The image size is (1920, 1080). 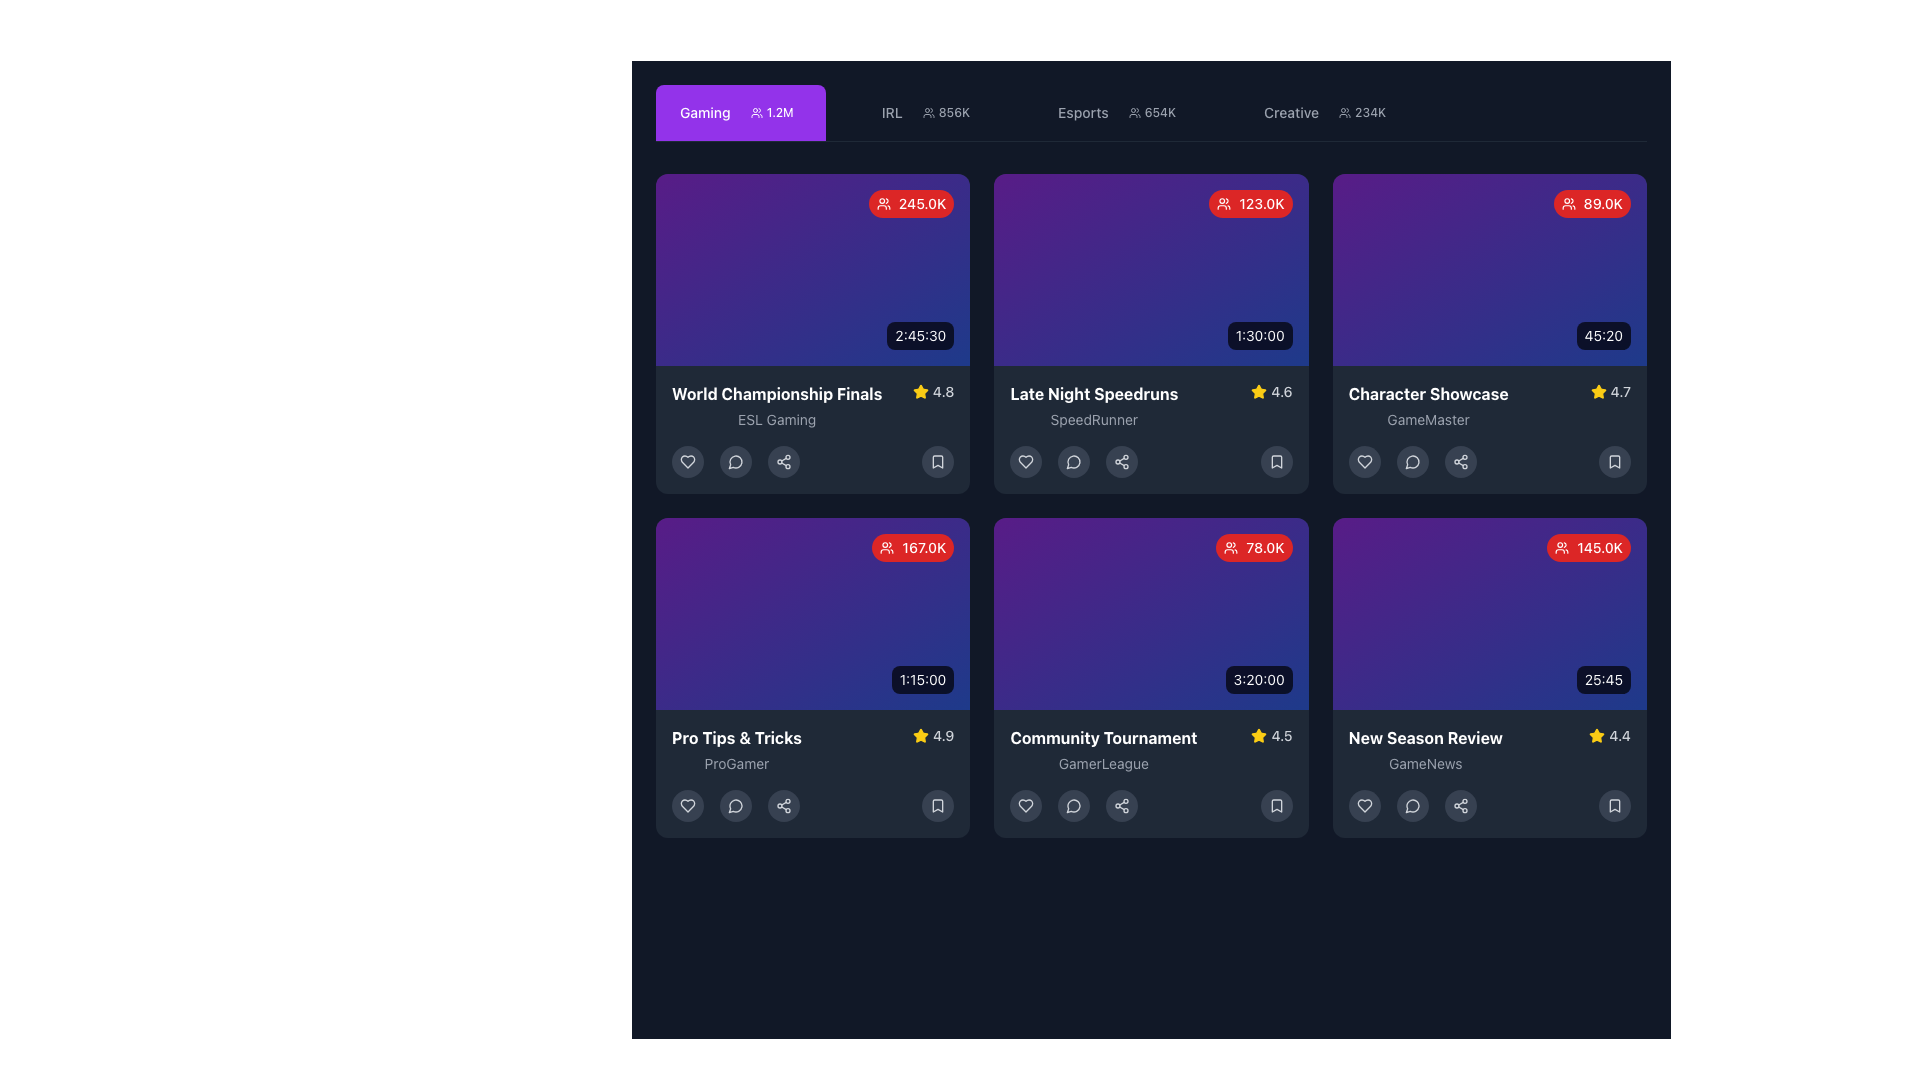 What do you see at coordinates (1258, 392) in the screenshot?
I see `the yellow star-shaped icon with a glossy style, located next to the text '4.6' in the 'Late Night Speedruns' entry rating display` at bounding box center [1258, 392].